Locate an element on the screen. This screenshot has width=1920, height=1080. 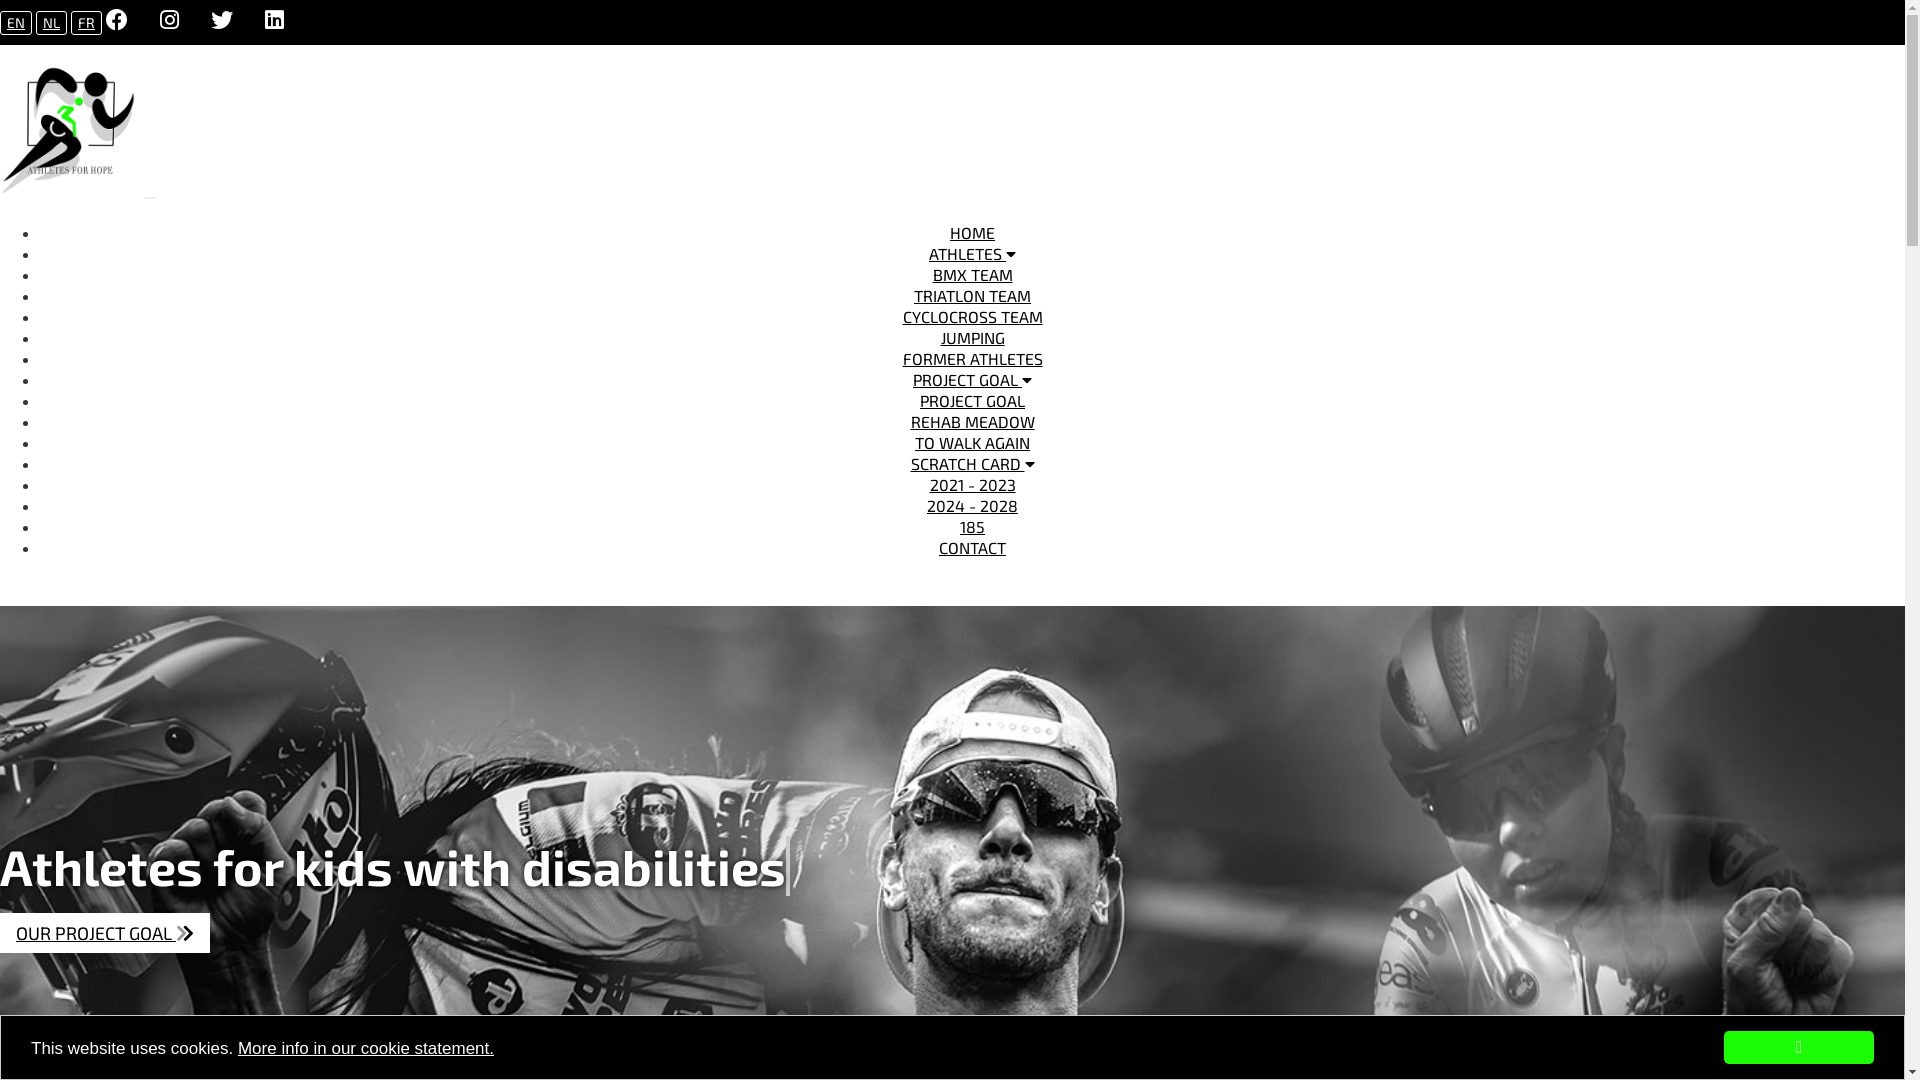
'EN' is located at coordinates (0, 23).